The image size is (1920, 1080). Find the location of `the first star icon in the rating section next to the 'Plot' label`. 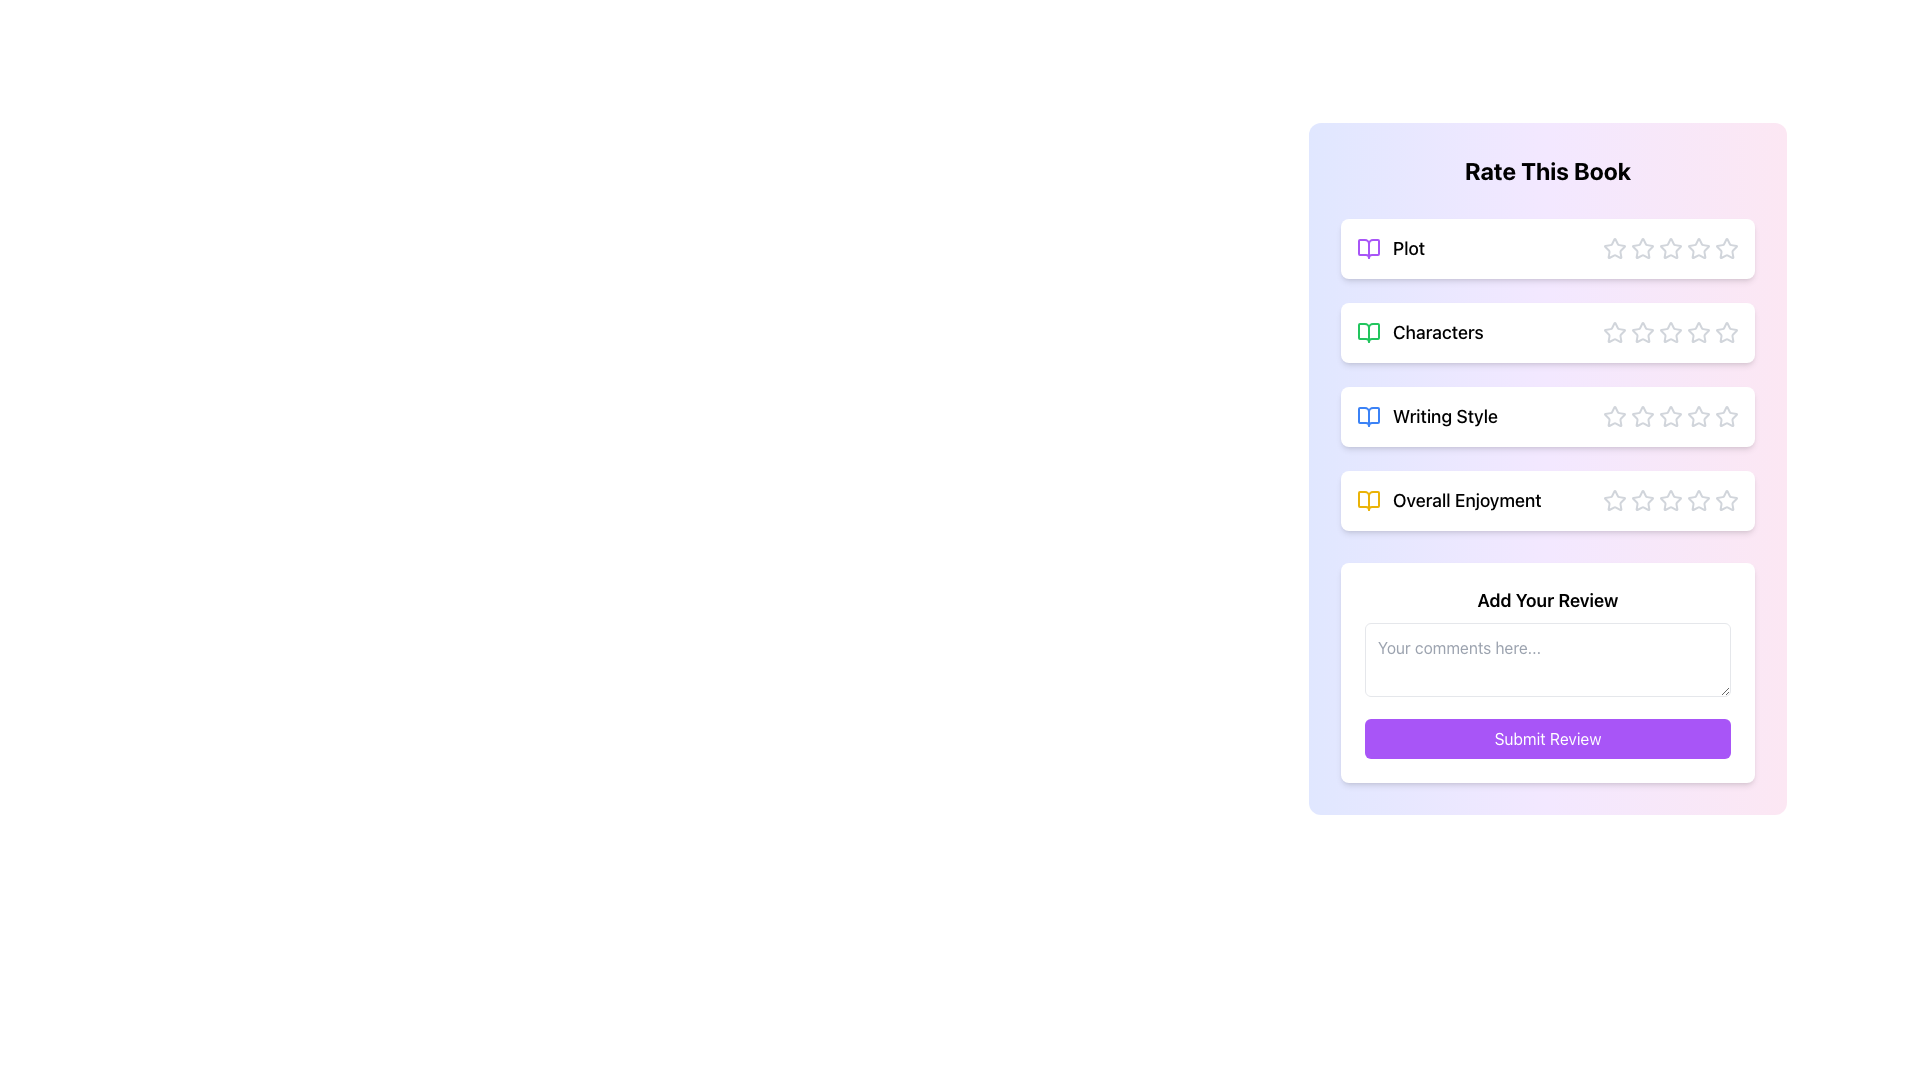

the first star icon in the rating section next to the 'Plot' label is located at coordinates (1614, 248).